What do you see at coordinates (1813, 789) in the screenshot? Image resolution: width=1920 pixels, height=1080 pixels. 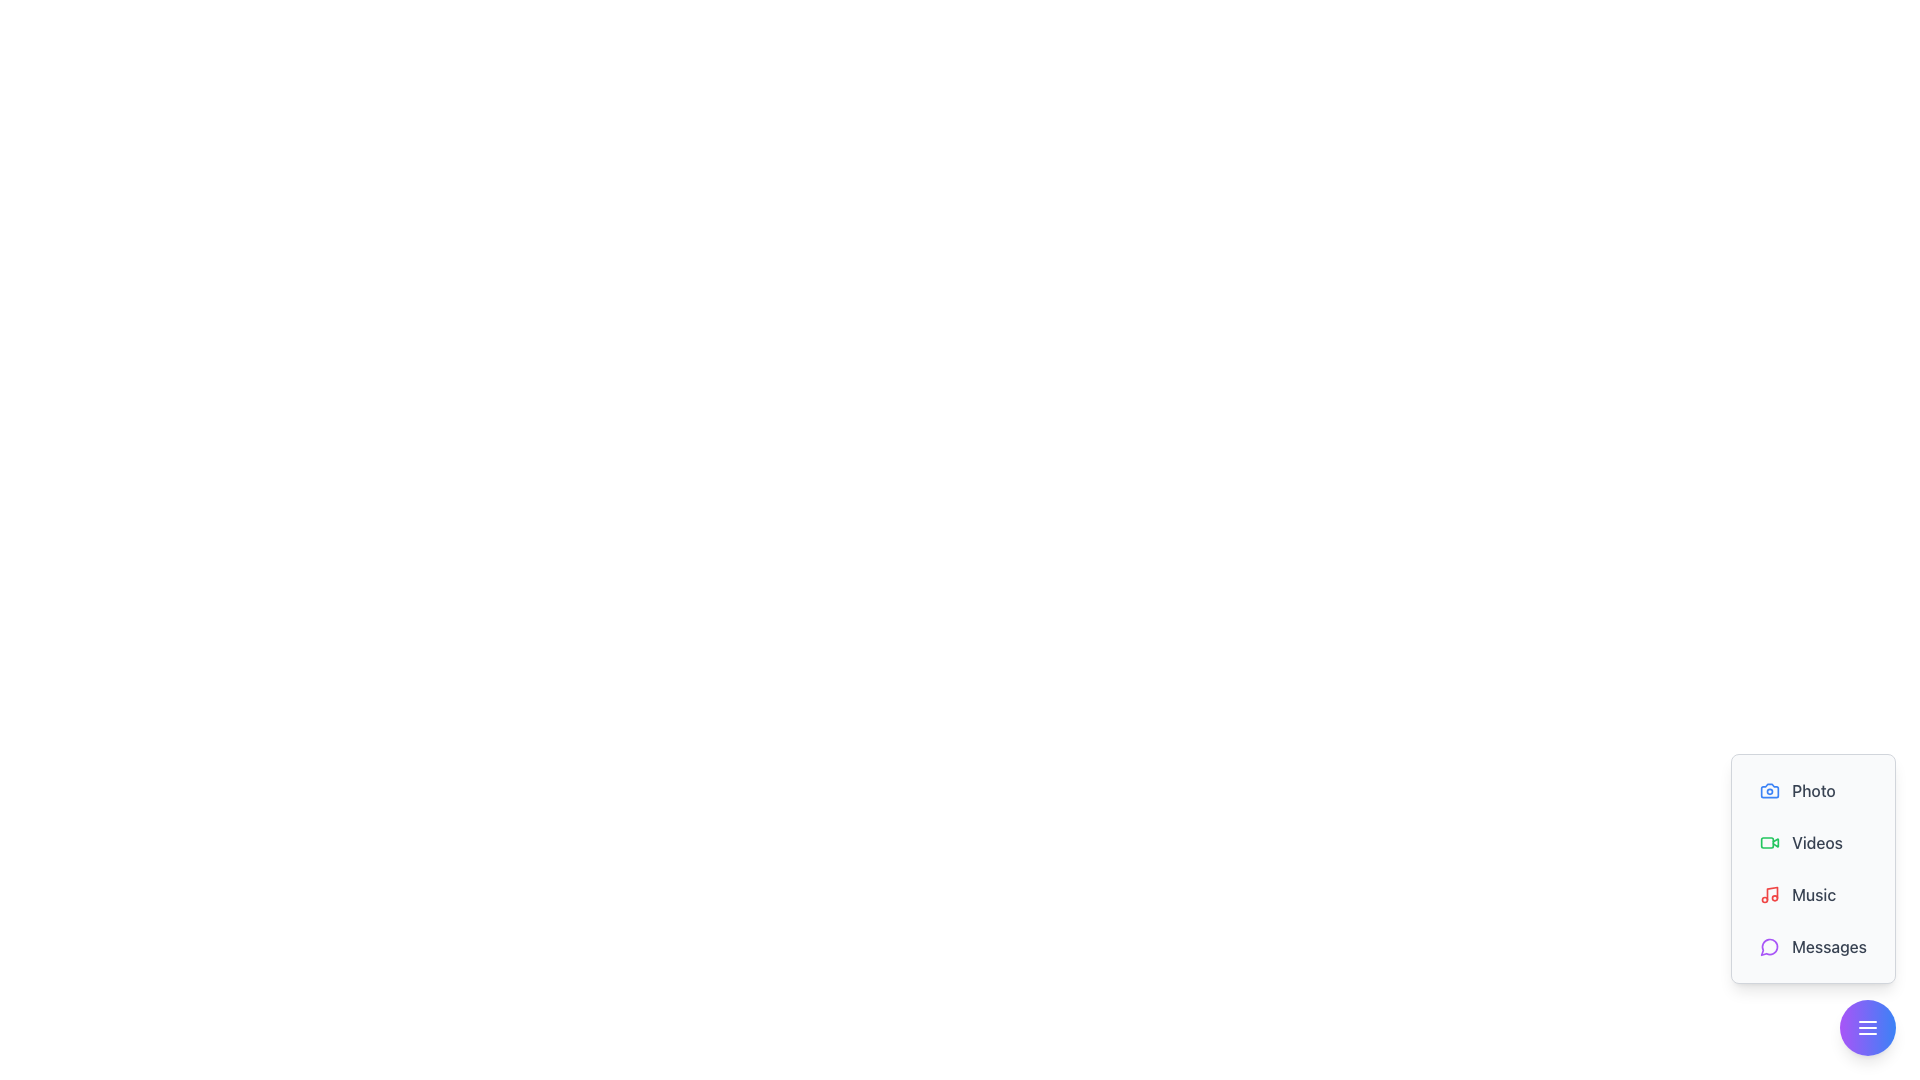 I see `the first item in the vertical stack of menu options` at bounding box center [1813, 789].